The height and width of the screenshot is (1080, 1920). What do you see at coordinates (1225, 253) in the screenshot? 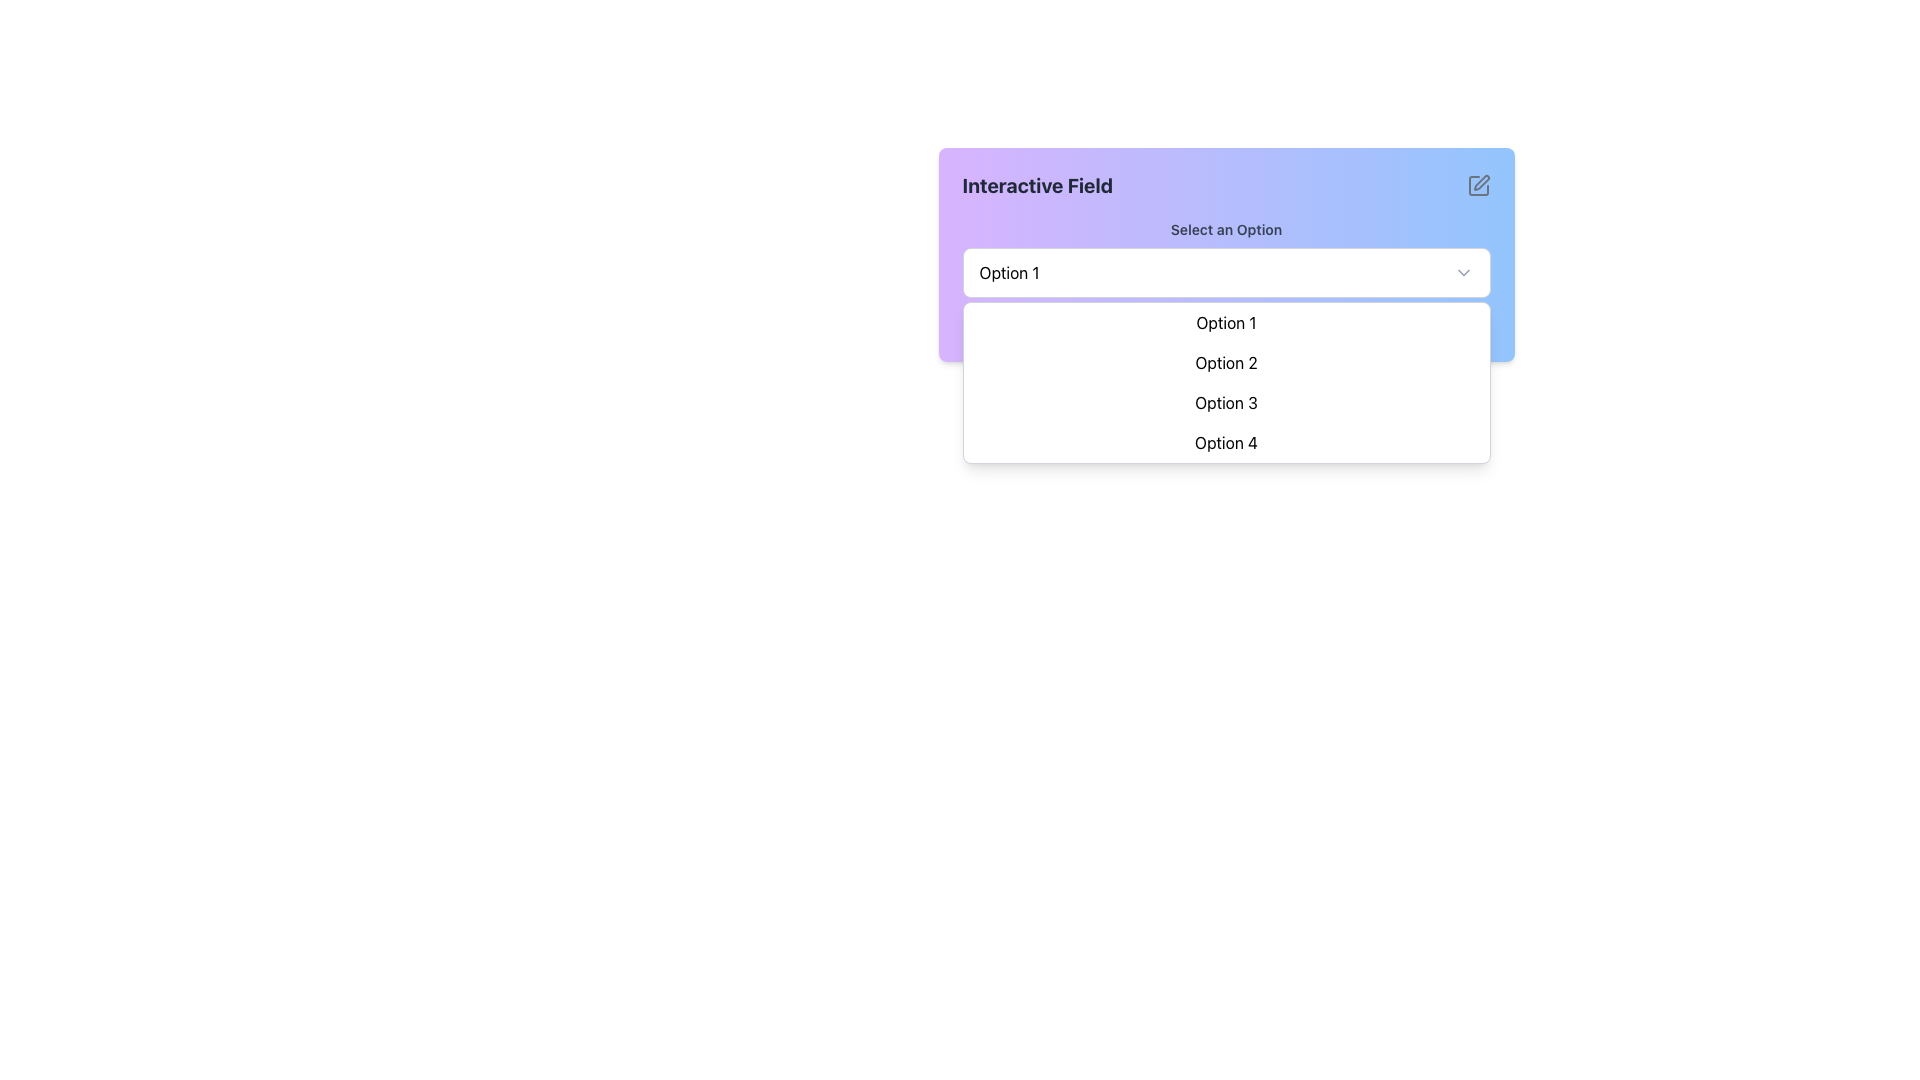
I see `the 'Option 1' dropdown menu` at bounding box center [1225, 253].